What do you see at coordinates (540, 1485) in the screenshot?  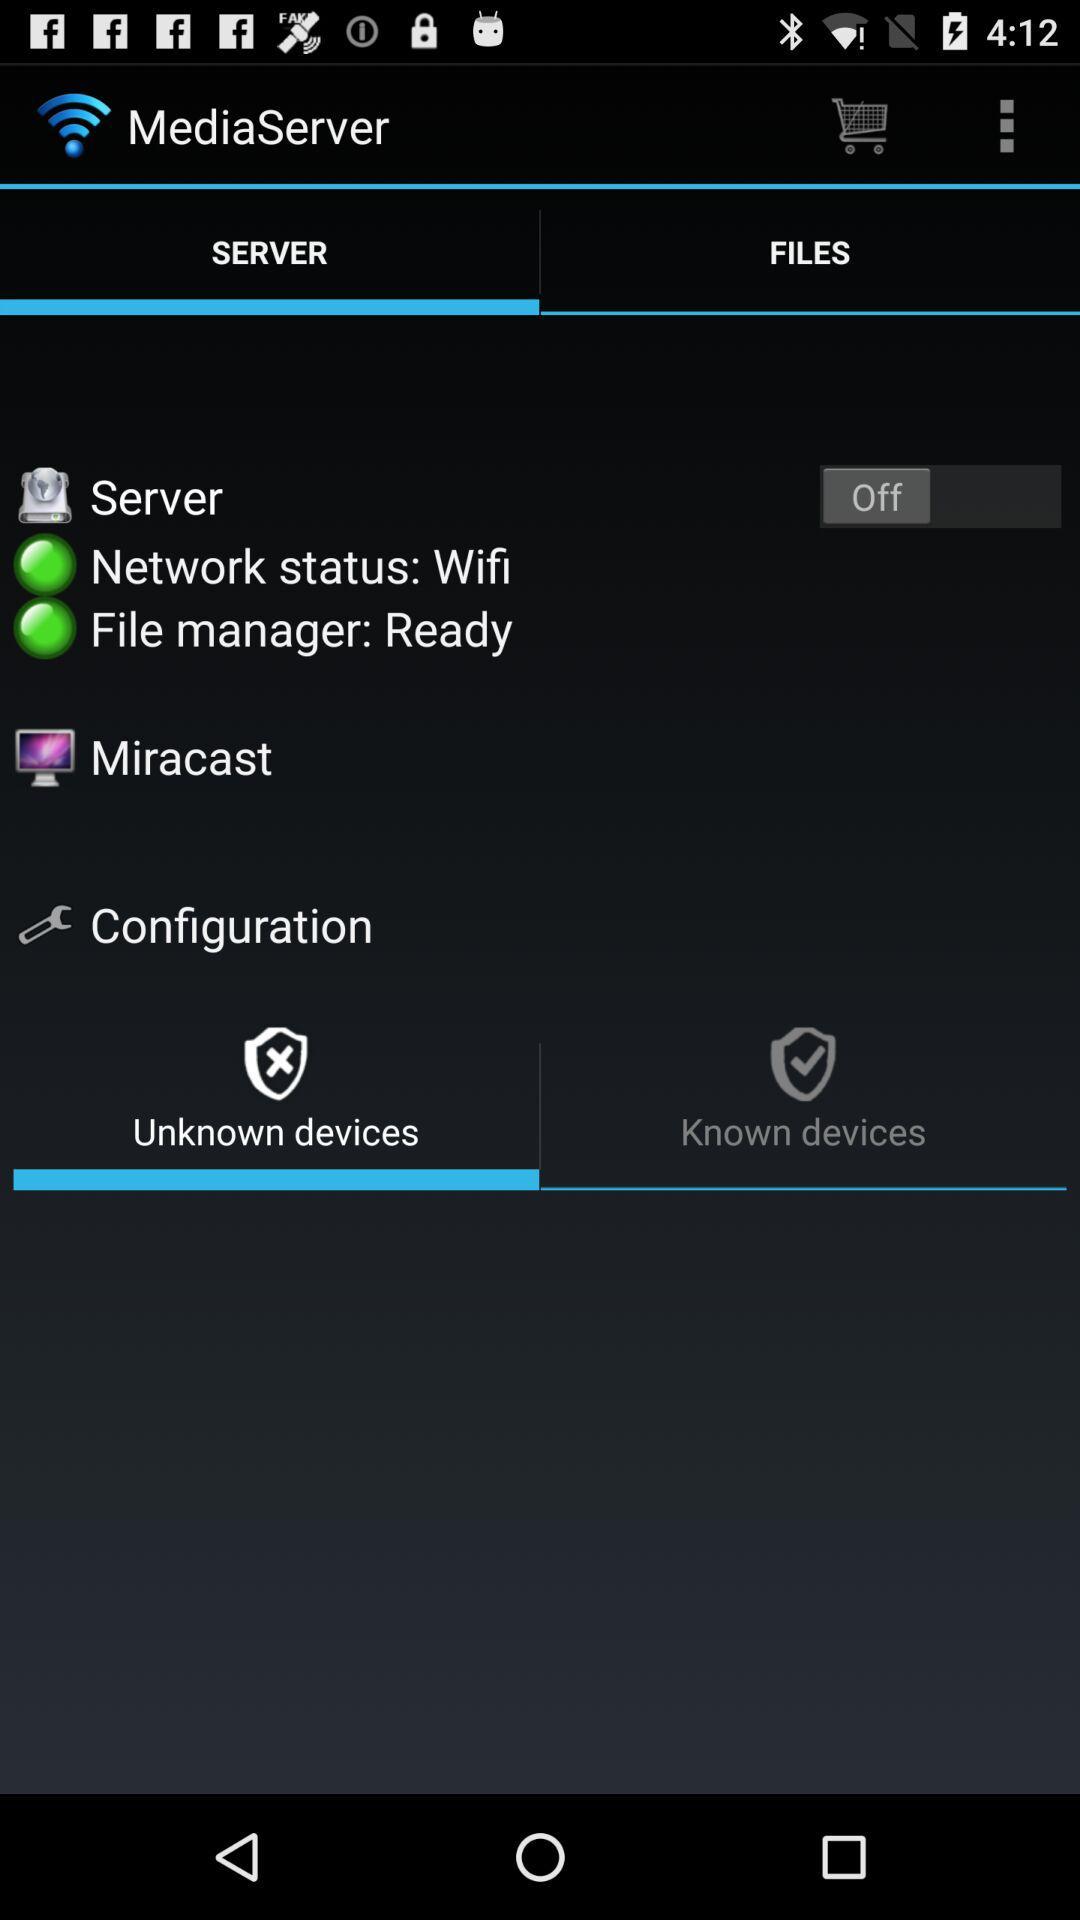 I see `the item at the bottom` at bounding box center [540, 1485].